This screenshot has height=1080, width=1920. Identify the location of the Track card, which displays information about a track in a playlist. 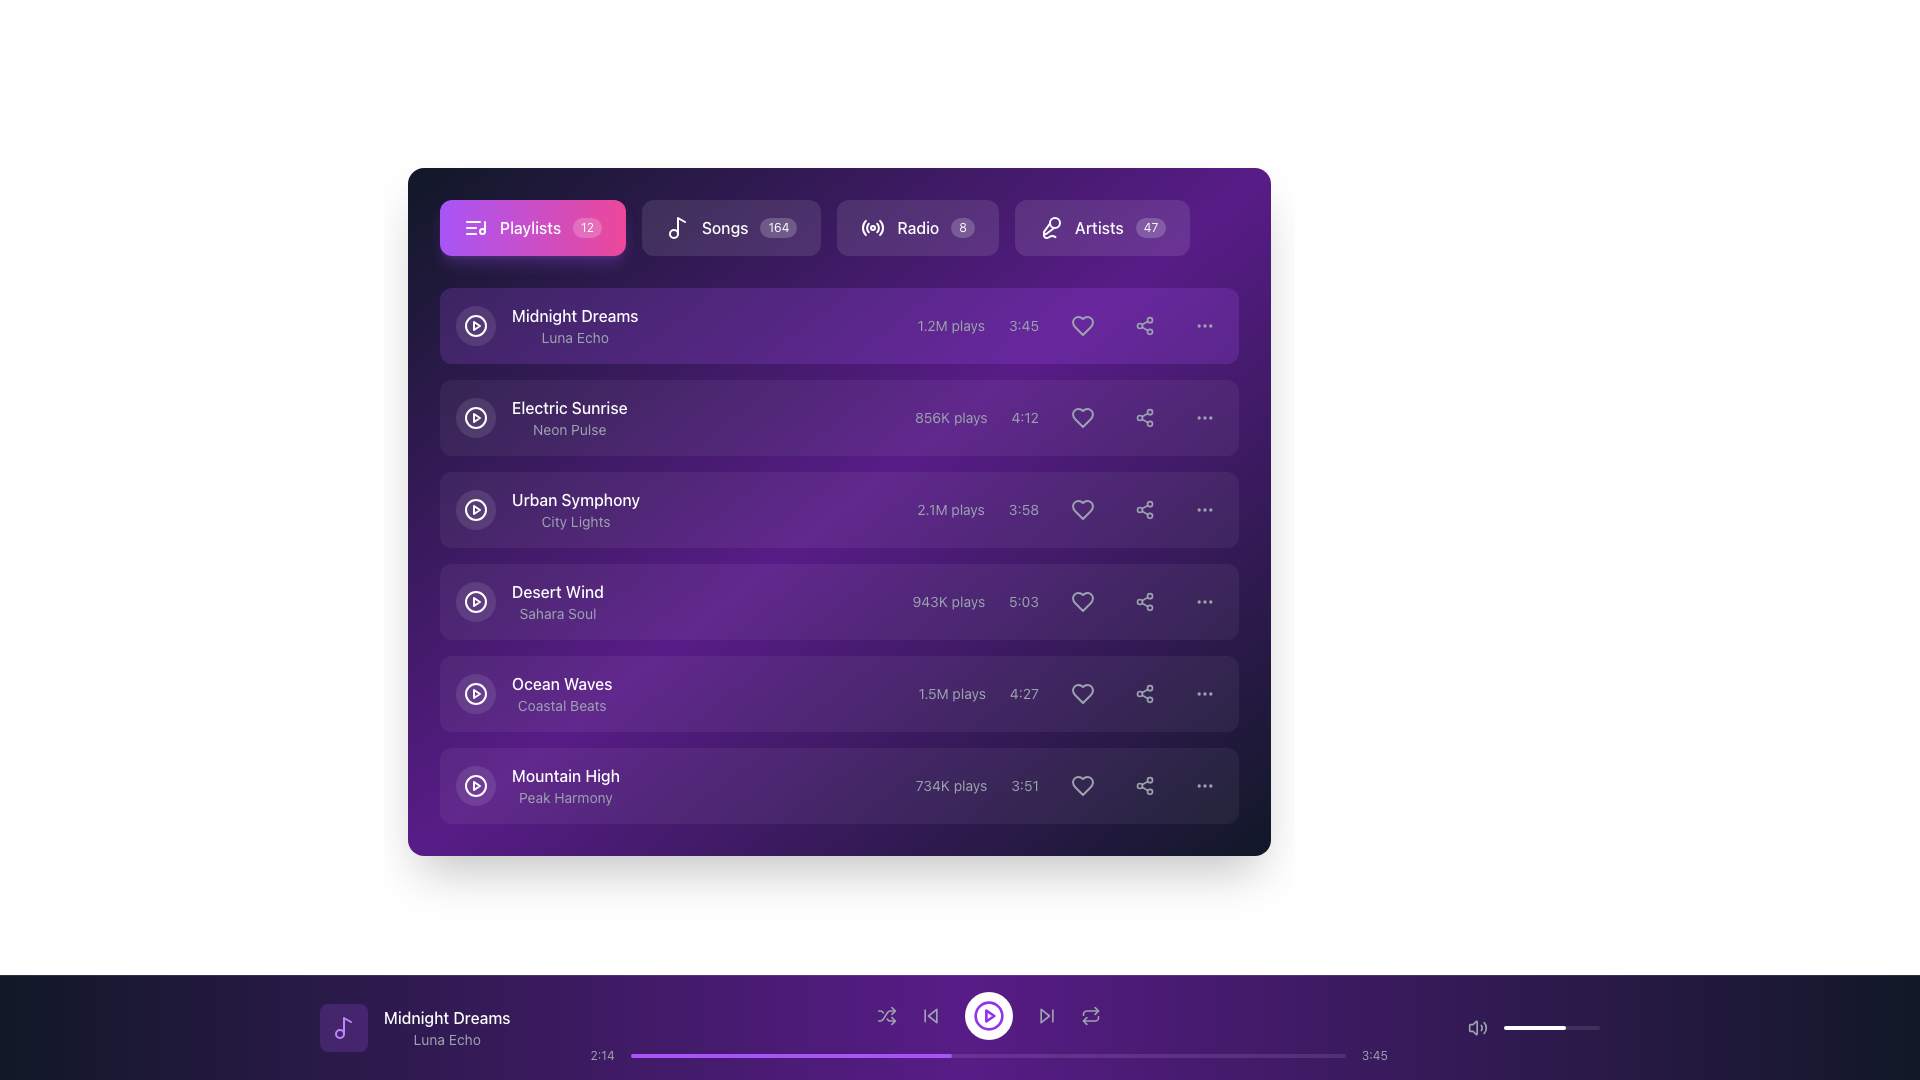
(839, 325).